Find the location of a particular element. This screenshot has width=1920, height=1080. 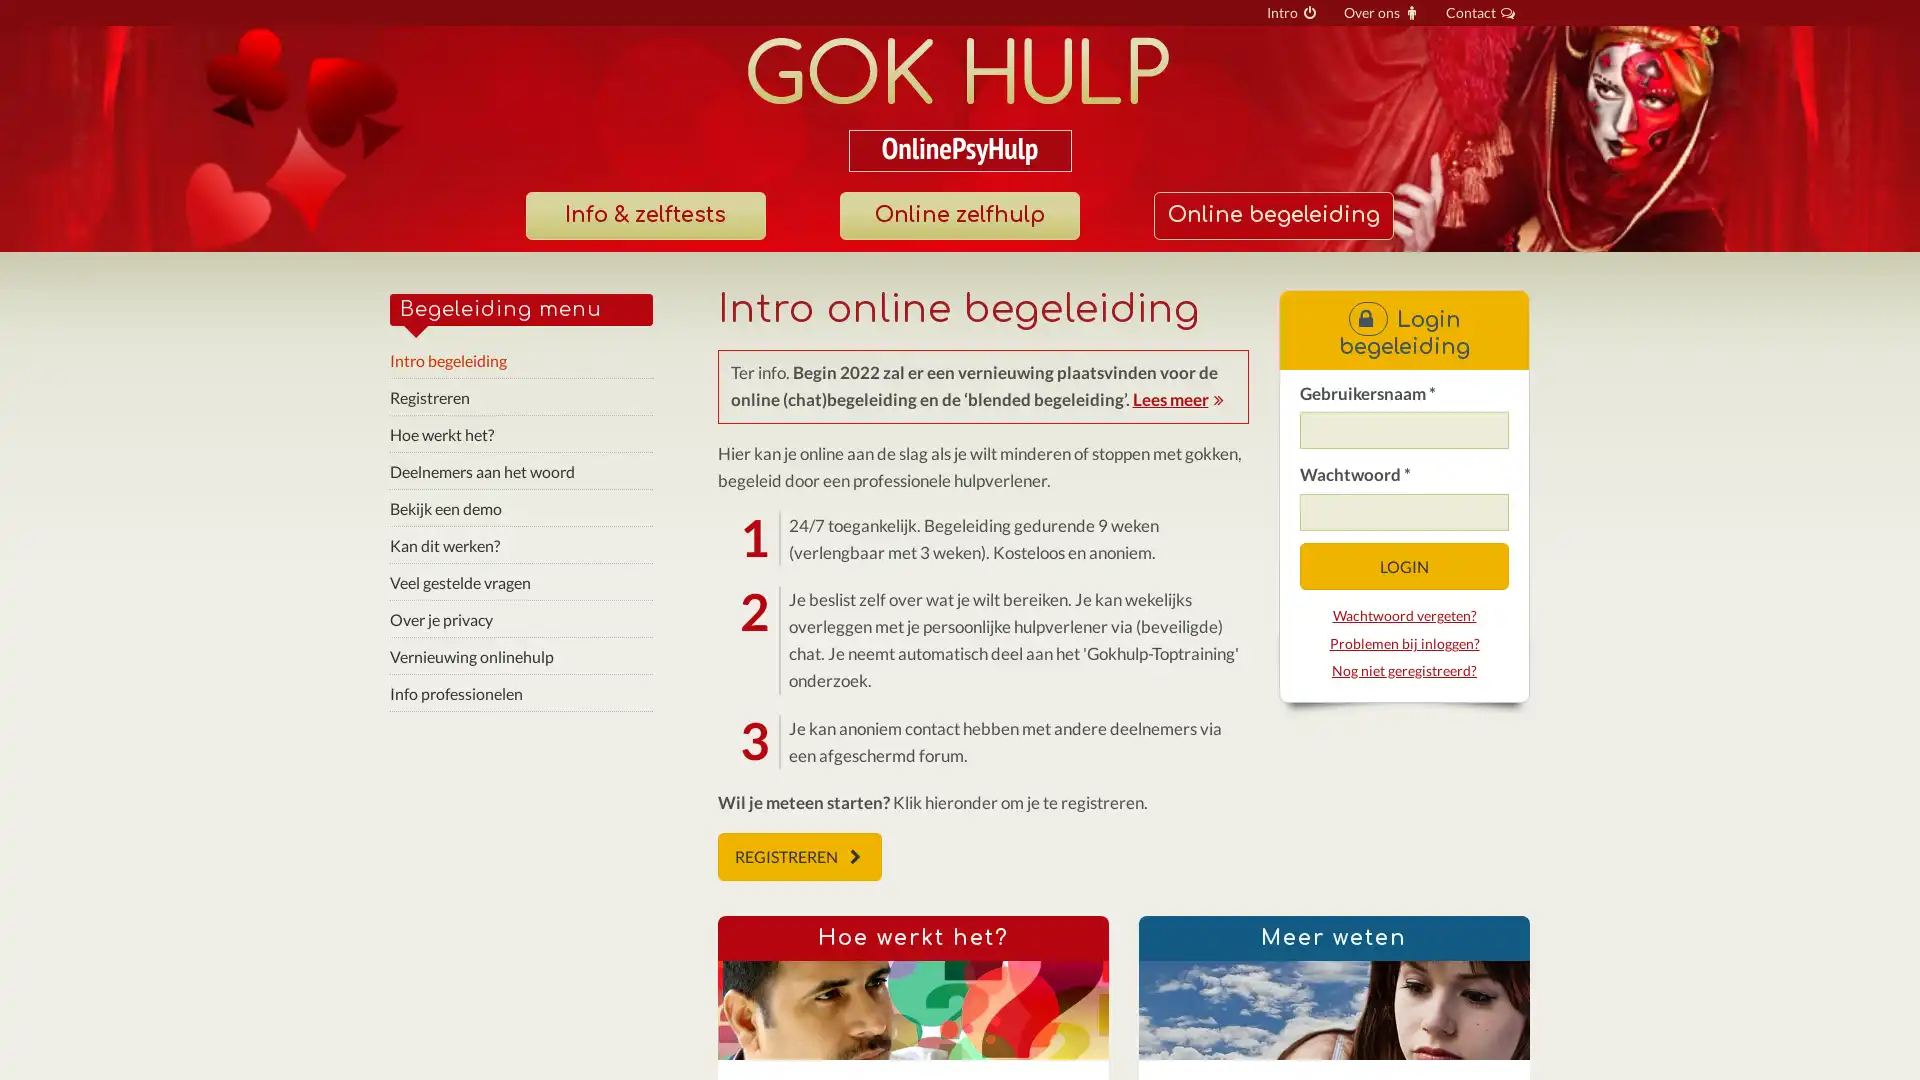

Online zelfhulp is located at coordinates (958, 215).